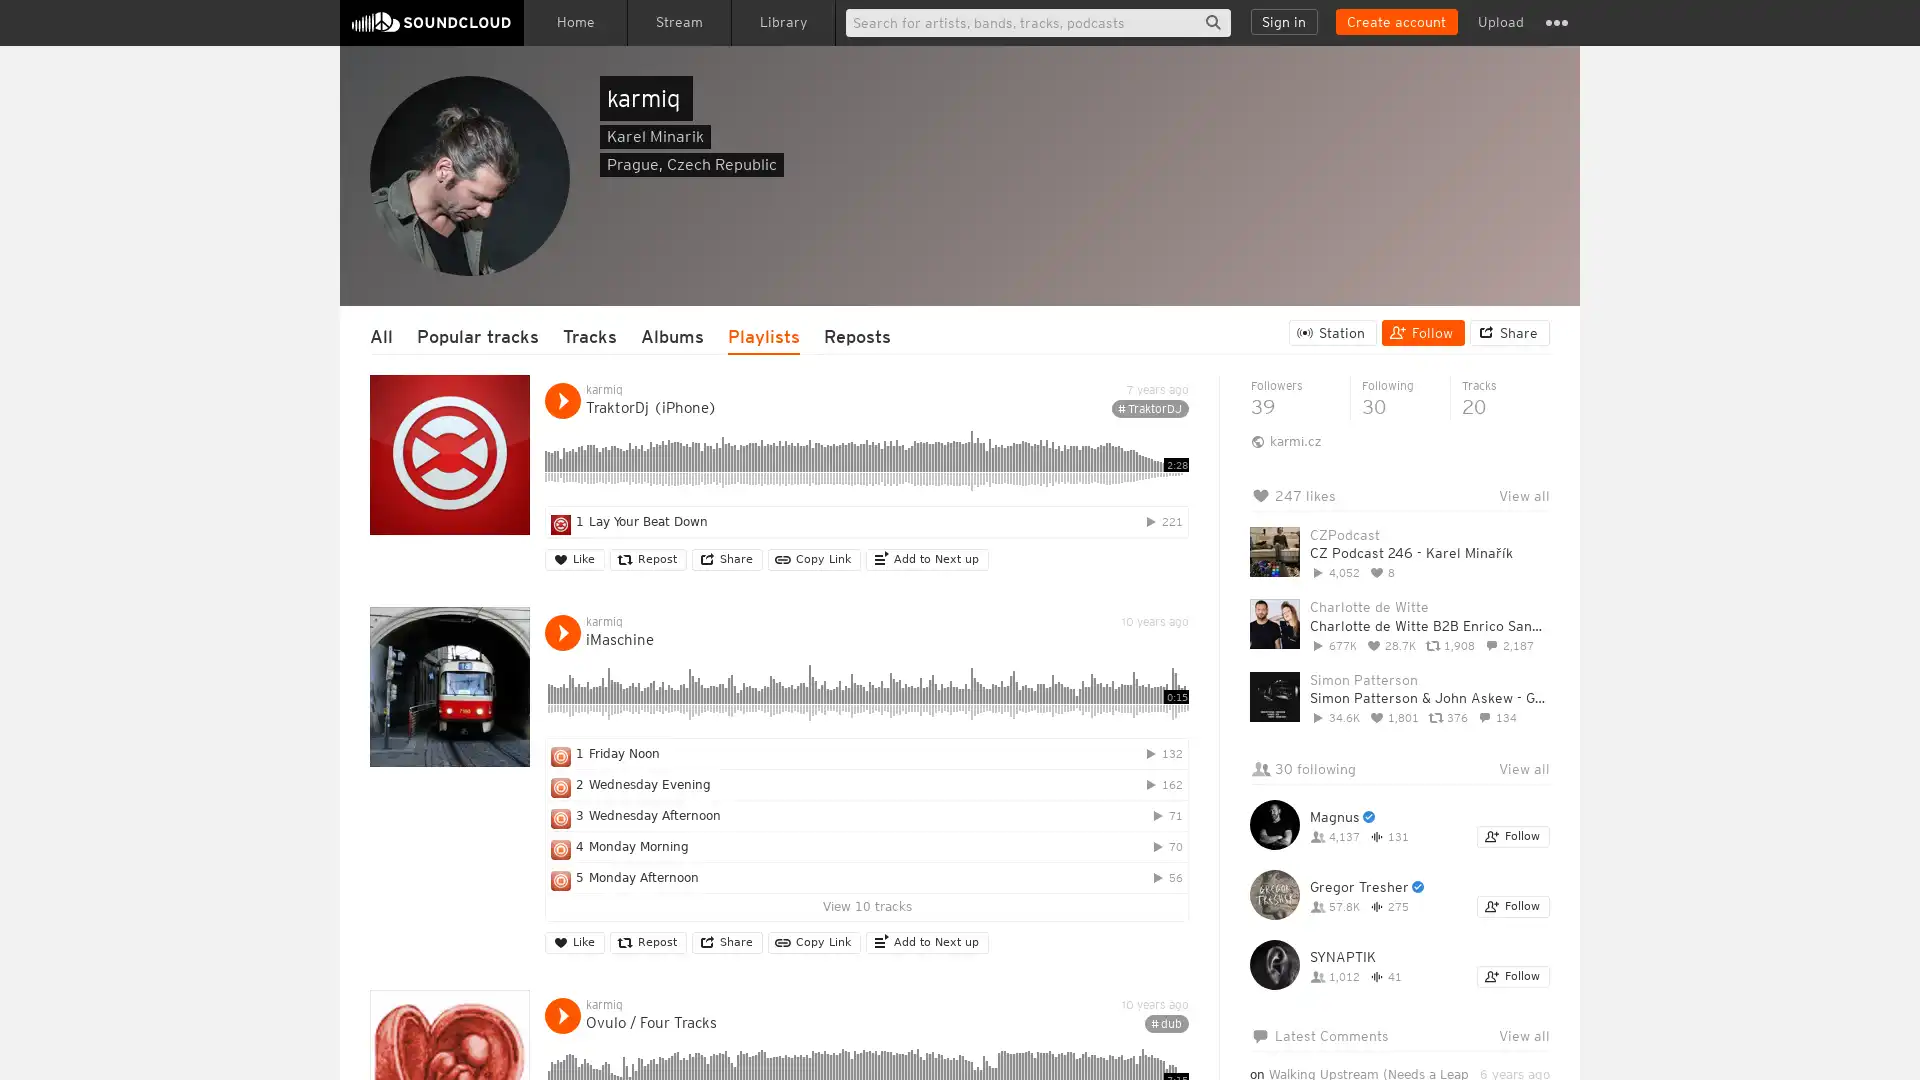 Image resolution: width=1920 pixels, height=1080 pixels. Describe the element at coordinates (814, 942) in the screenshot. I see `Copy Link` at that location.